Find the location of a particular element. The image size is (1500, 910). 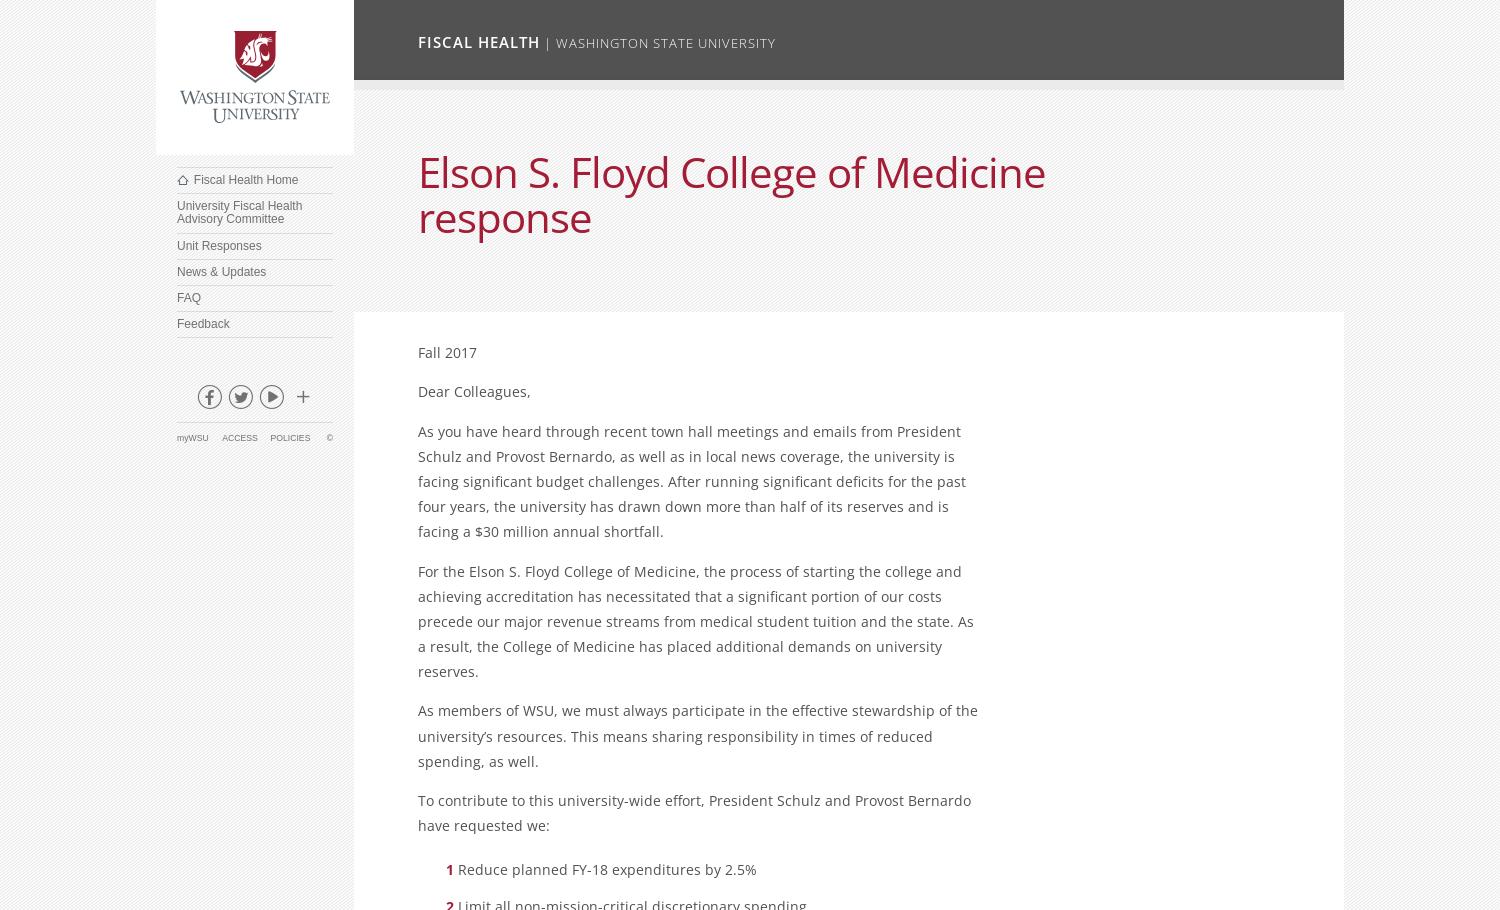

'Policies' is located at coordinates (289, 436).